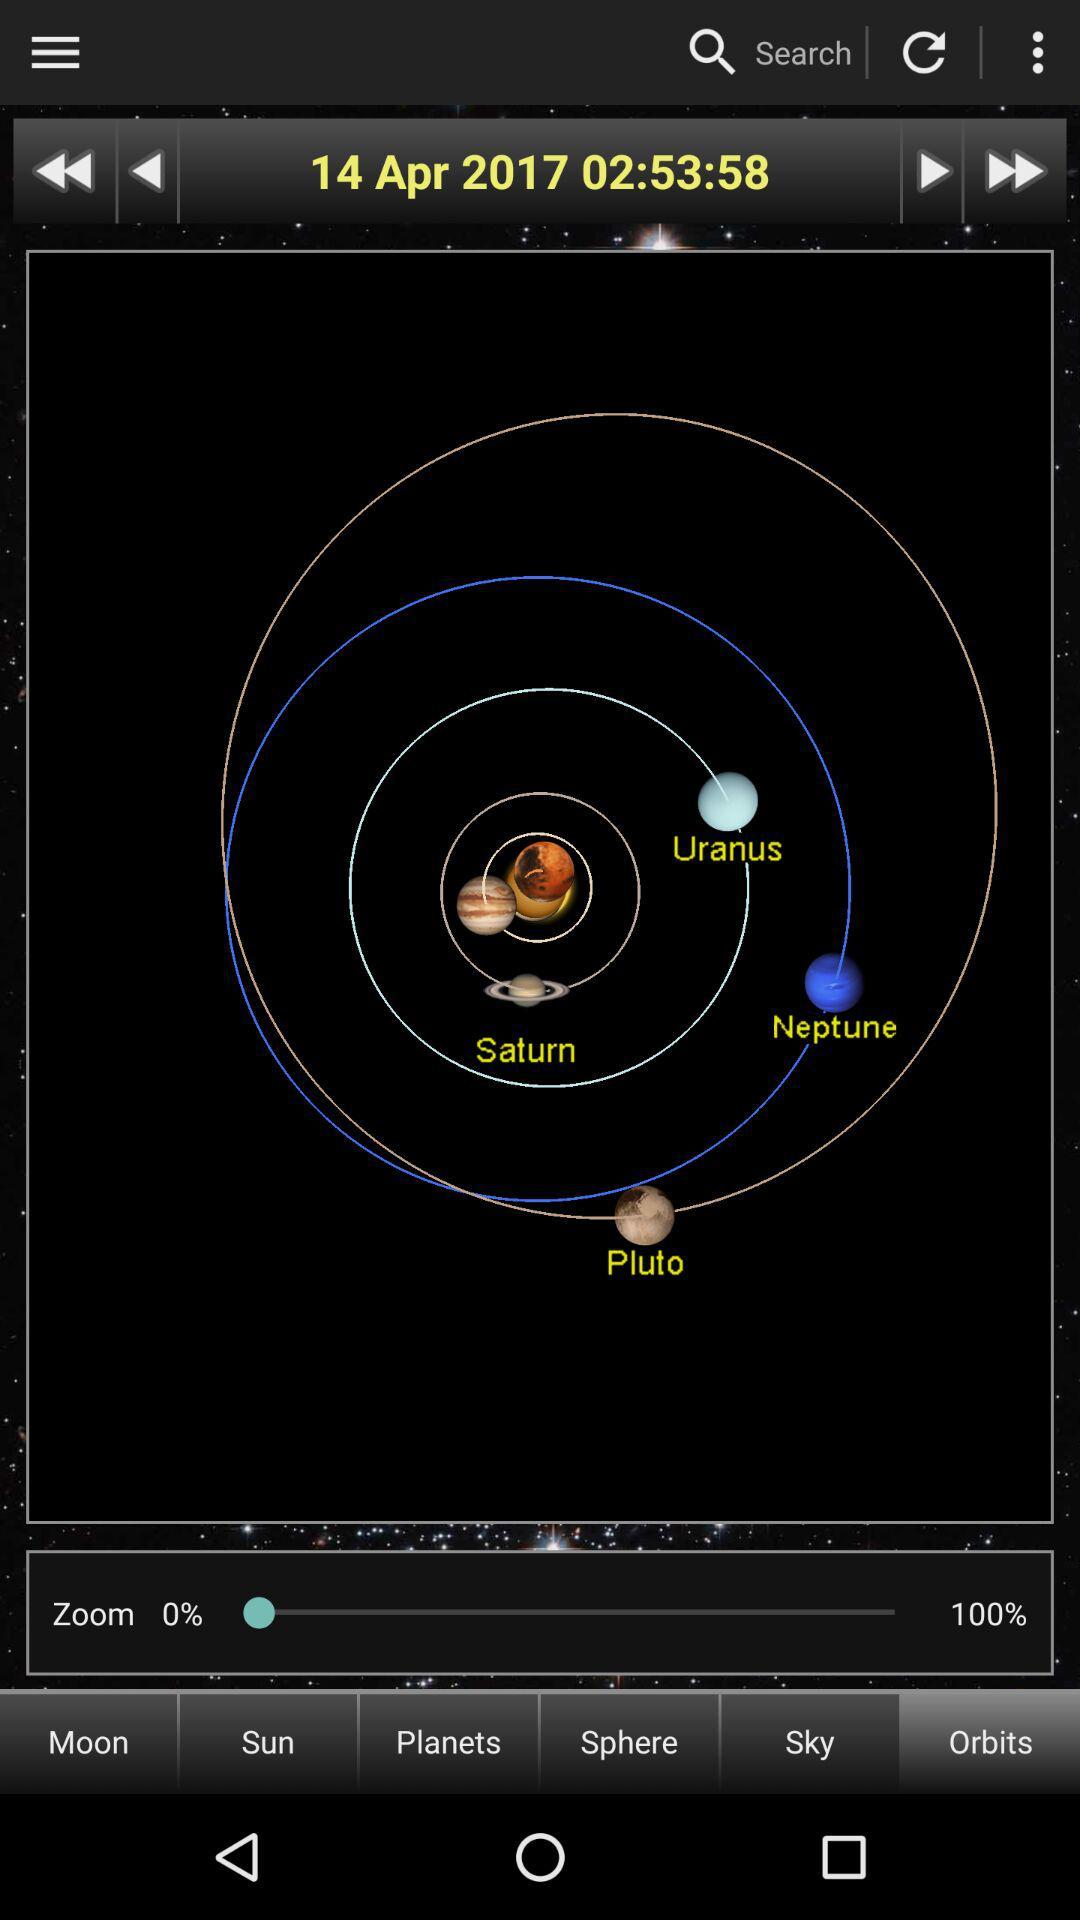 The height and width of the screenshot is (1920, 1080). I want to click on go back, so click(63, 171).